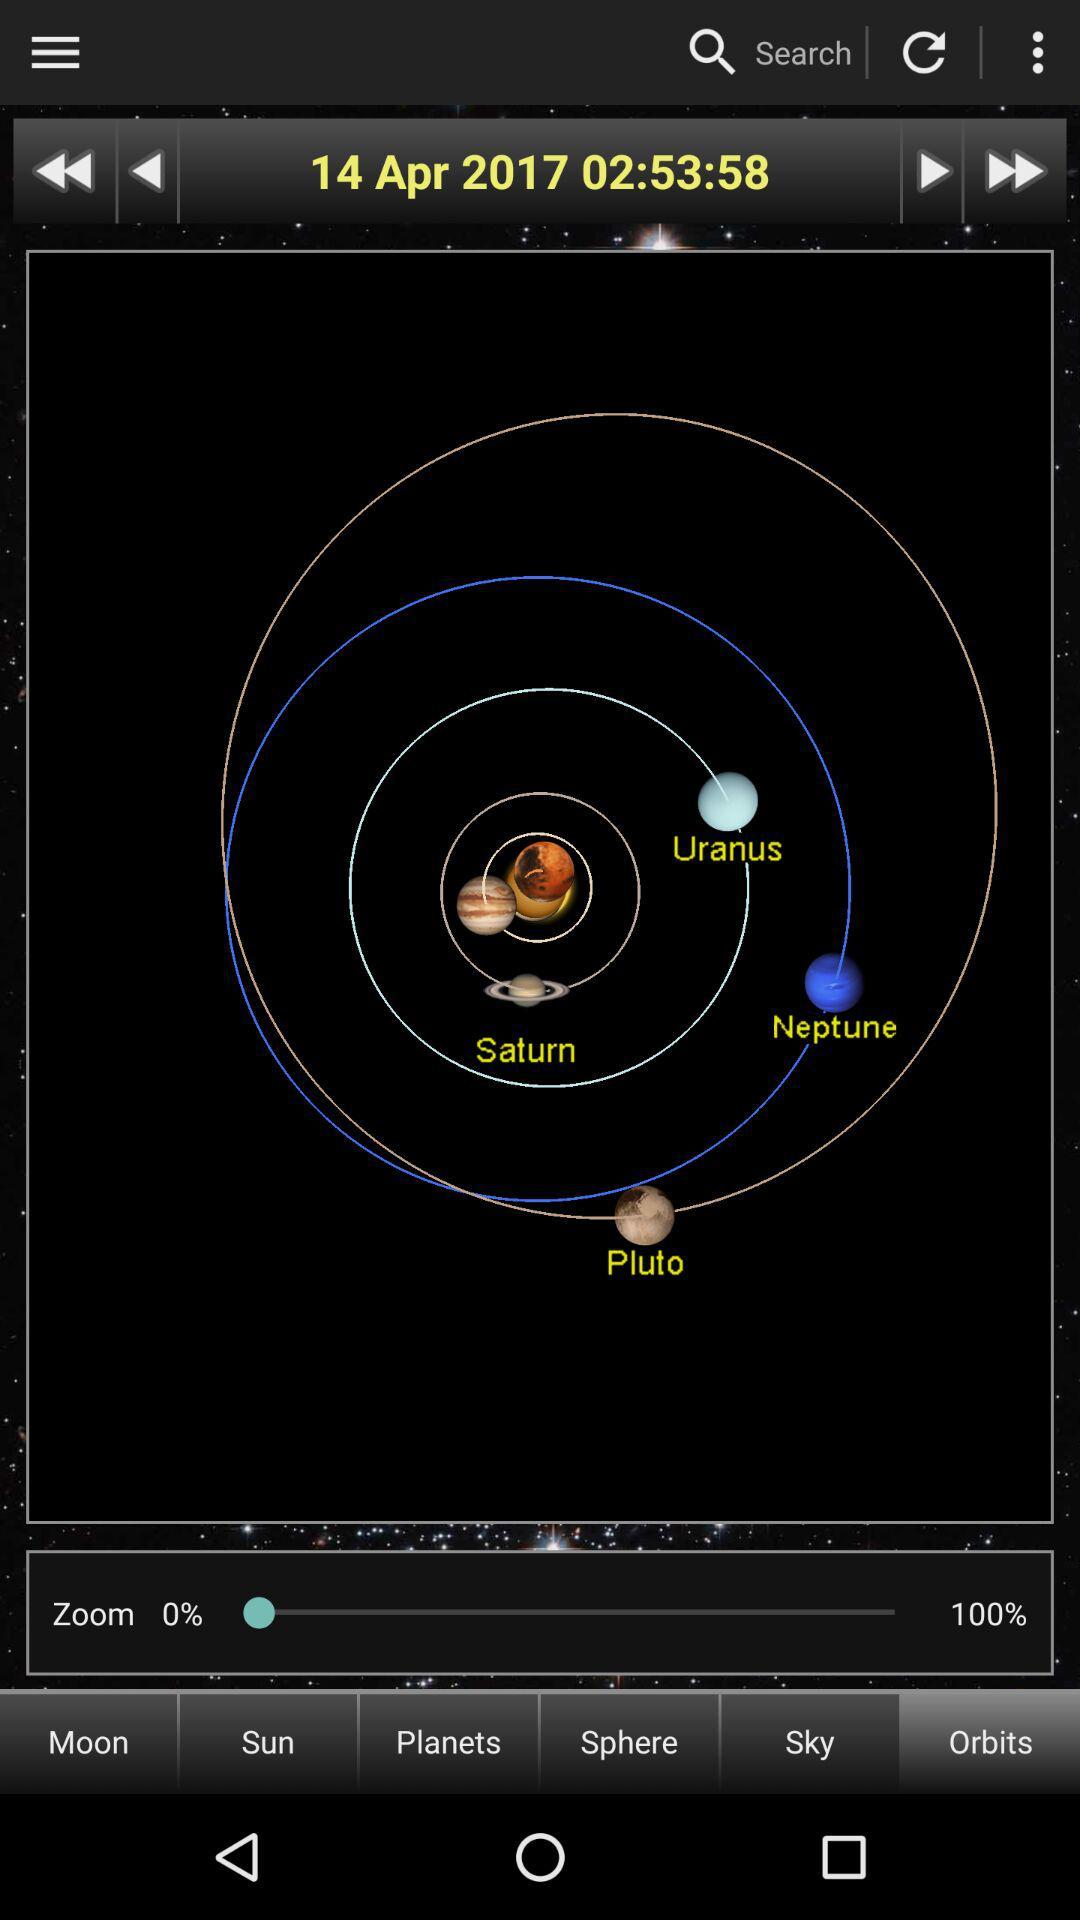 The height and width of the screenshot is (1920, 1080). I want to click on go back, so click(63, 171).